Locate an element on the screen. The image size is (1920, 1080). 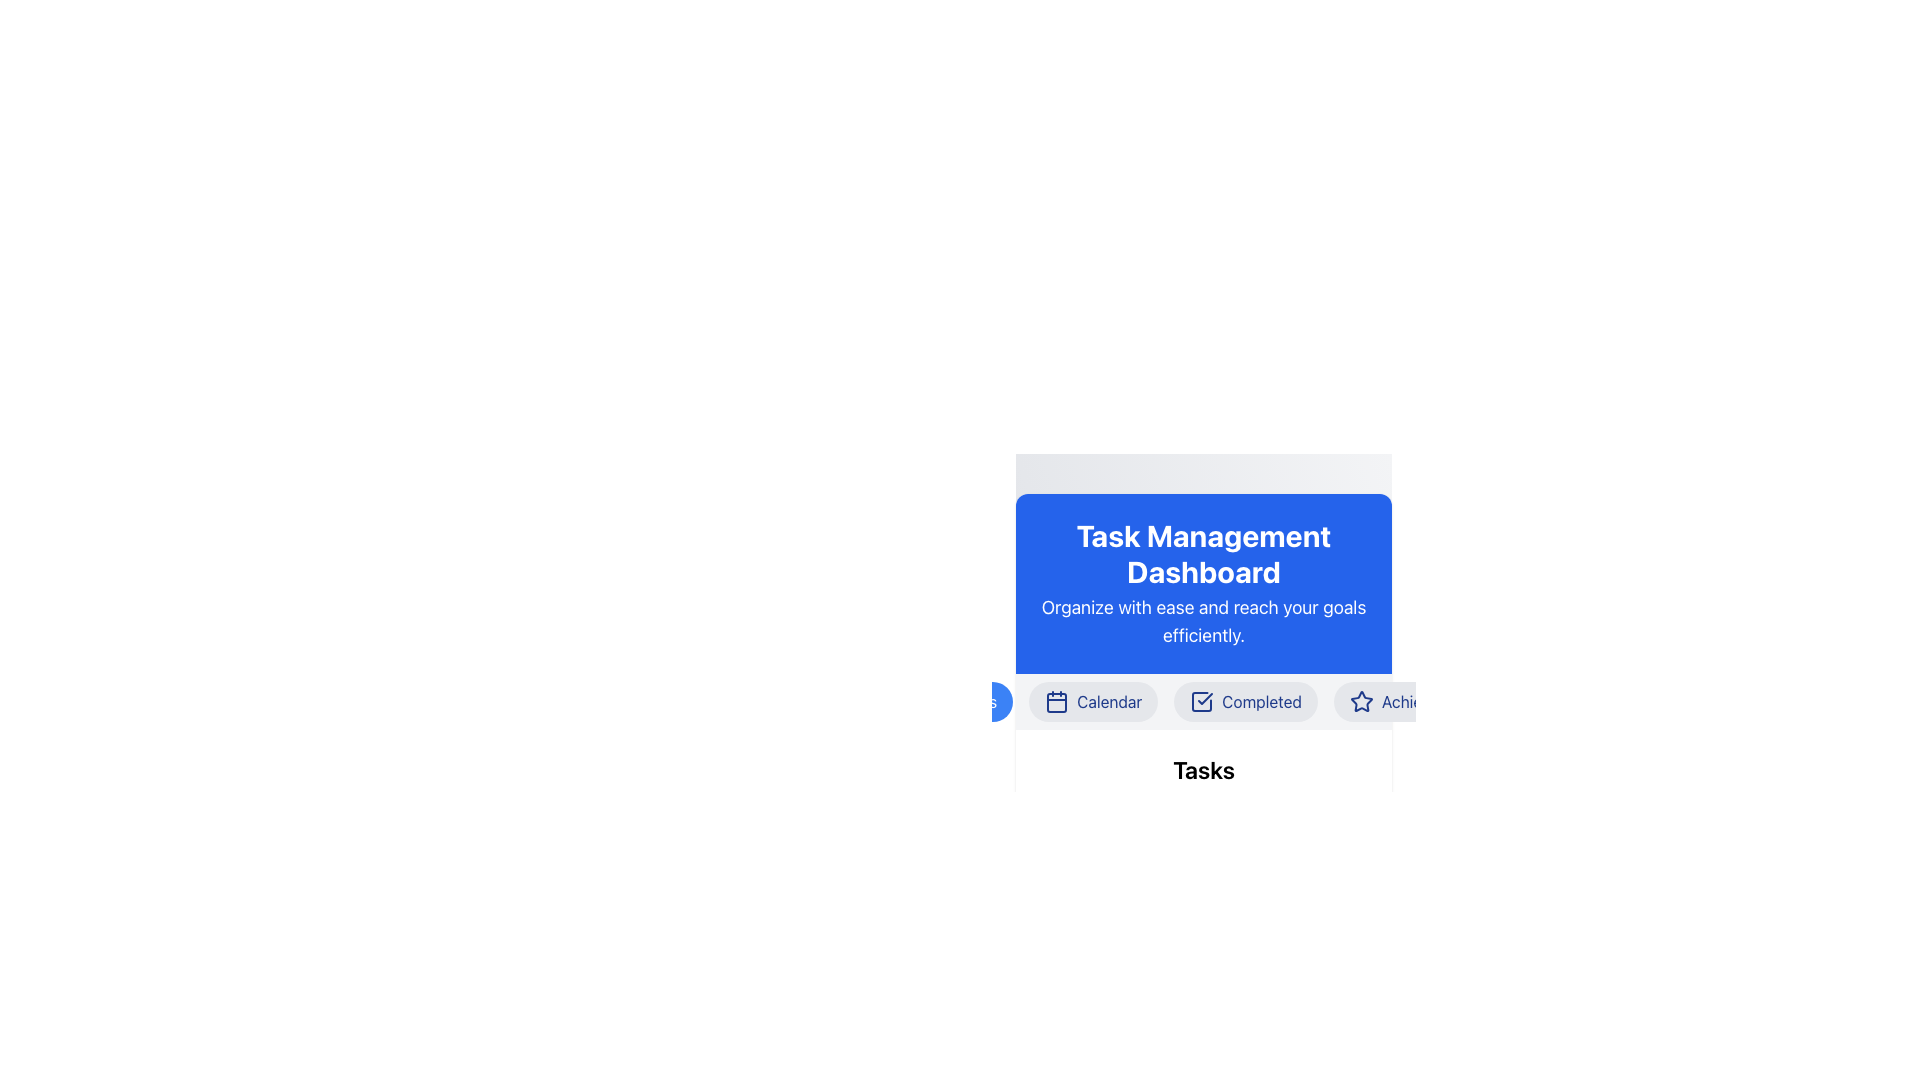
the SVG graphic icon representing a square with a checkmark inside, located to the left of the text 'Completed' within a blue-highlighted button in the navigation bar is located at coordinates (1201, 701).